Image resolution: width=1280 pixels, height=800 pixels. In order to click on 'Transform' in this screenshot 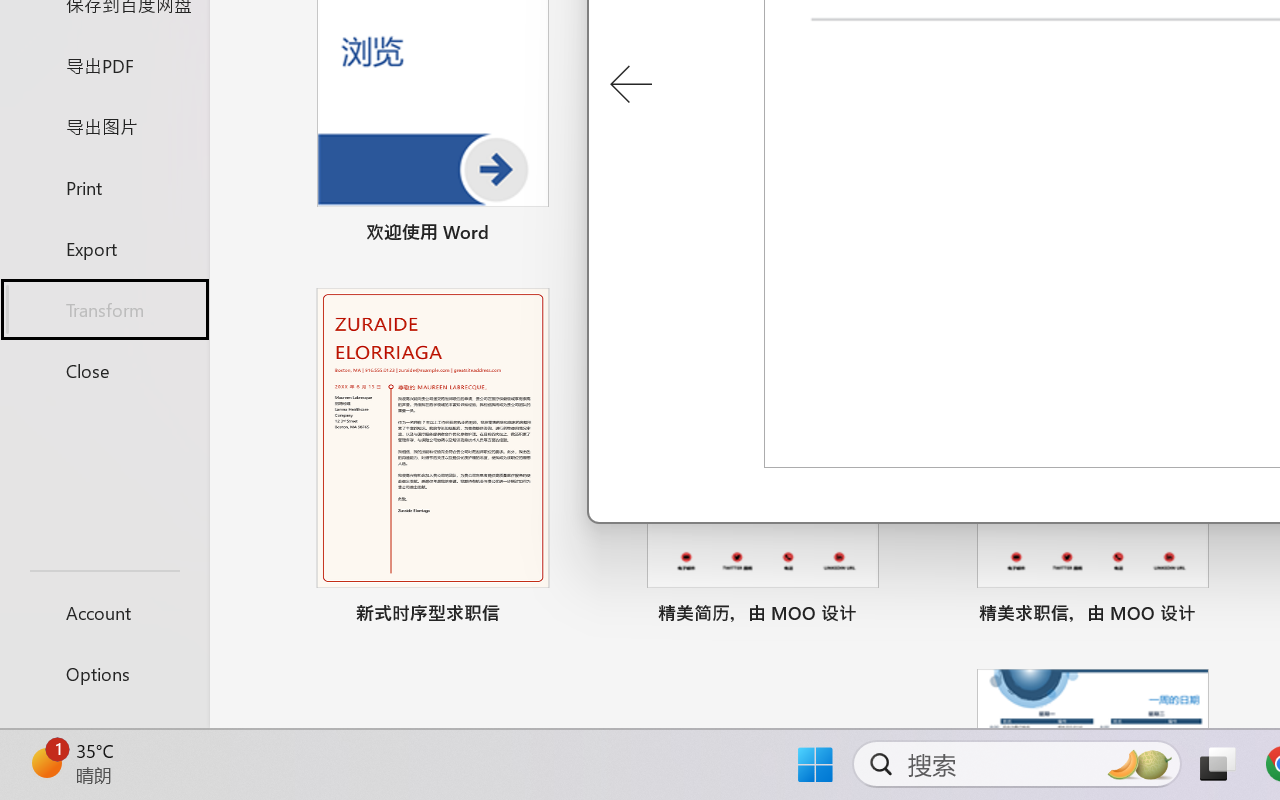, I will do `click(103, 308)`.